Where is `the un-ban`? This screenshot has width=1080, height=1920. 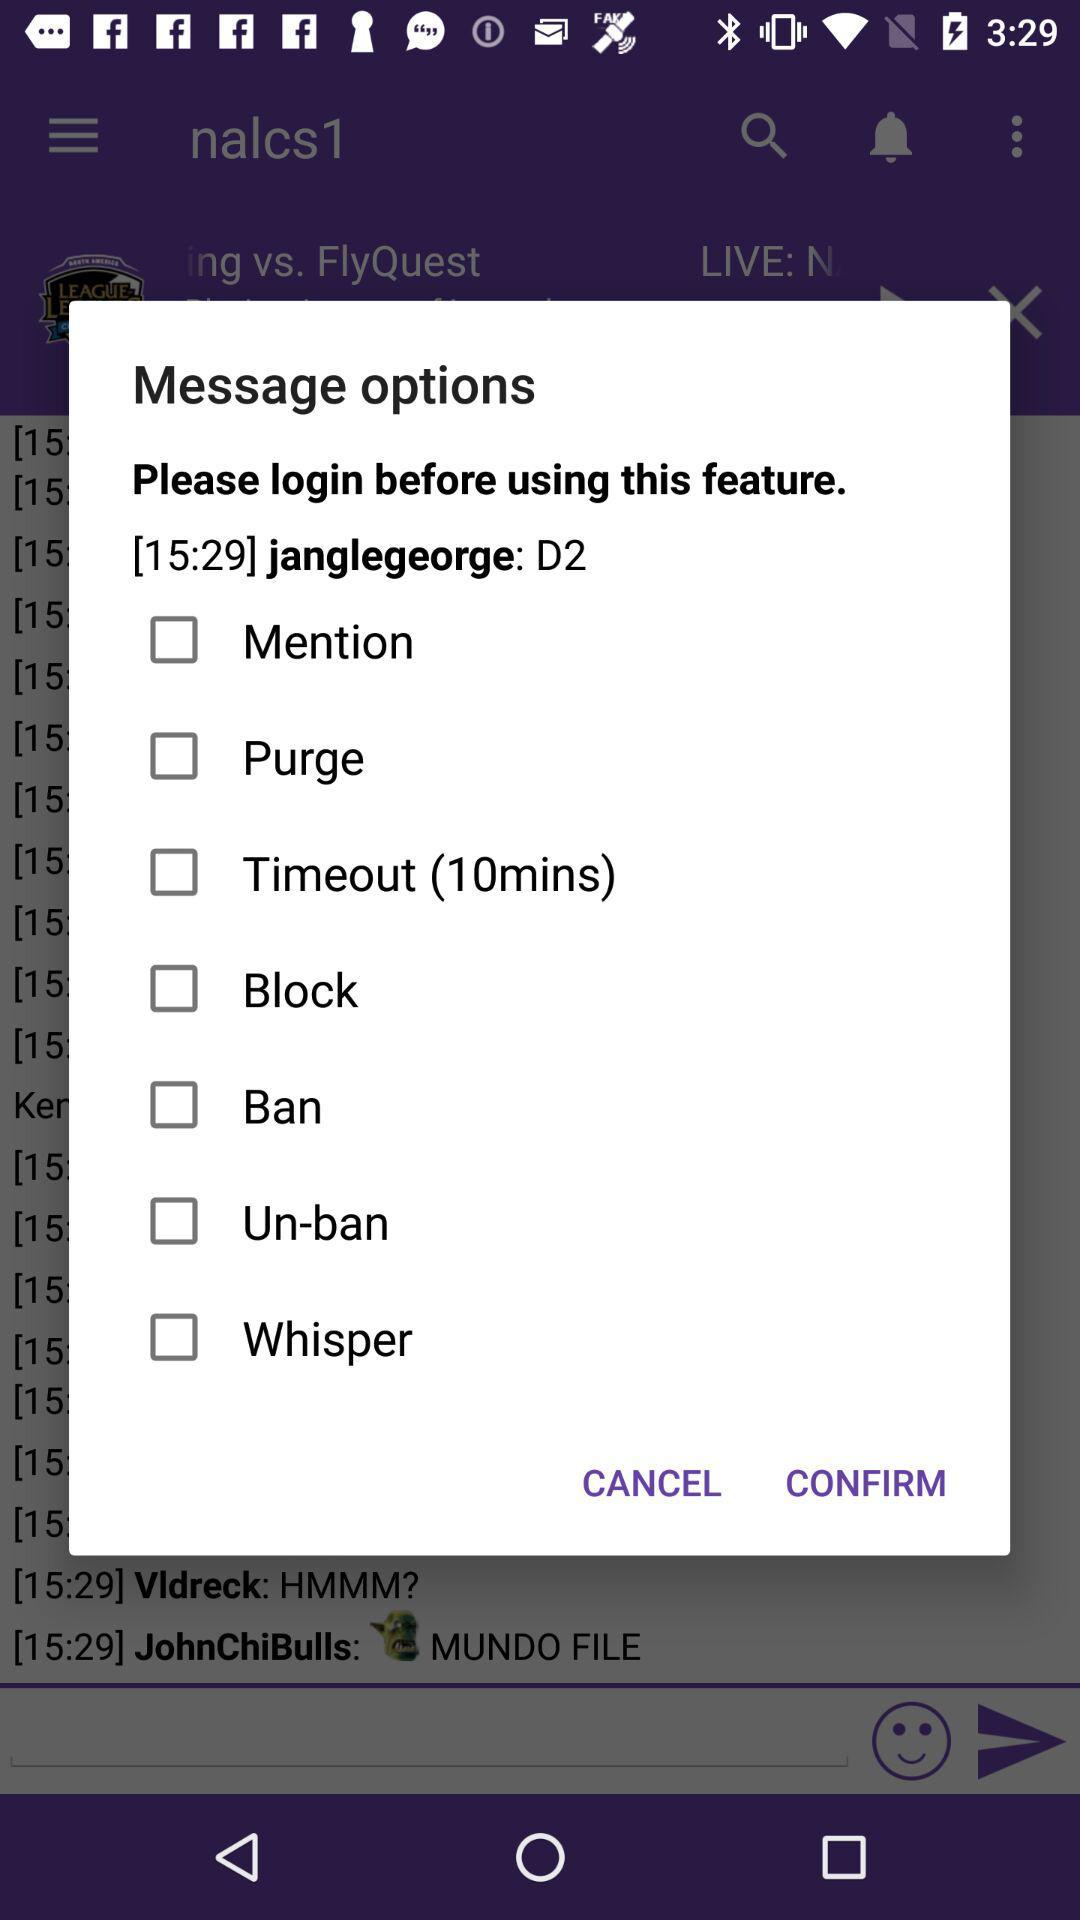
the un-ban is located at coordinates (538, 1220).